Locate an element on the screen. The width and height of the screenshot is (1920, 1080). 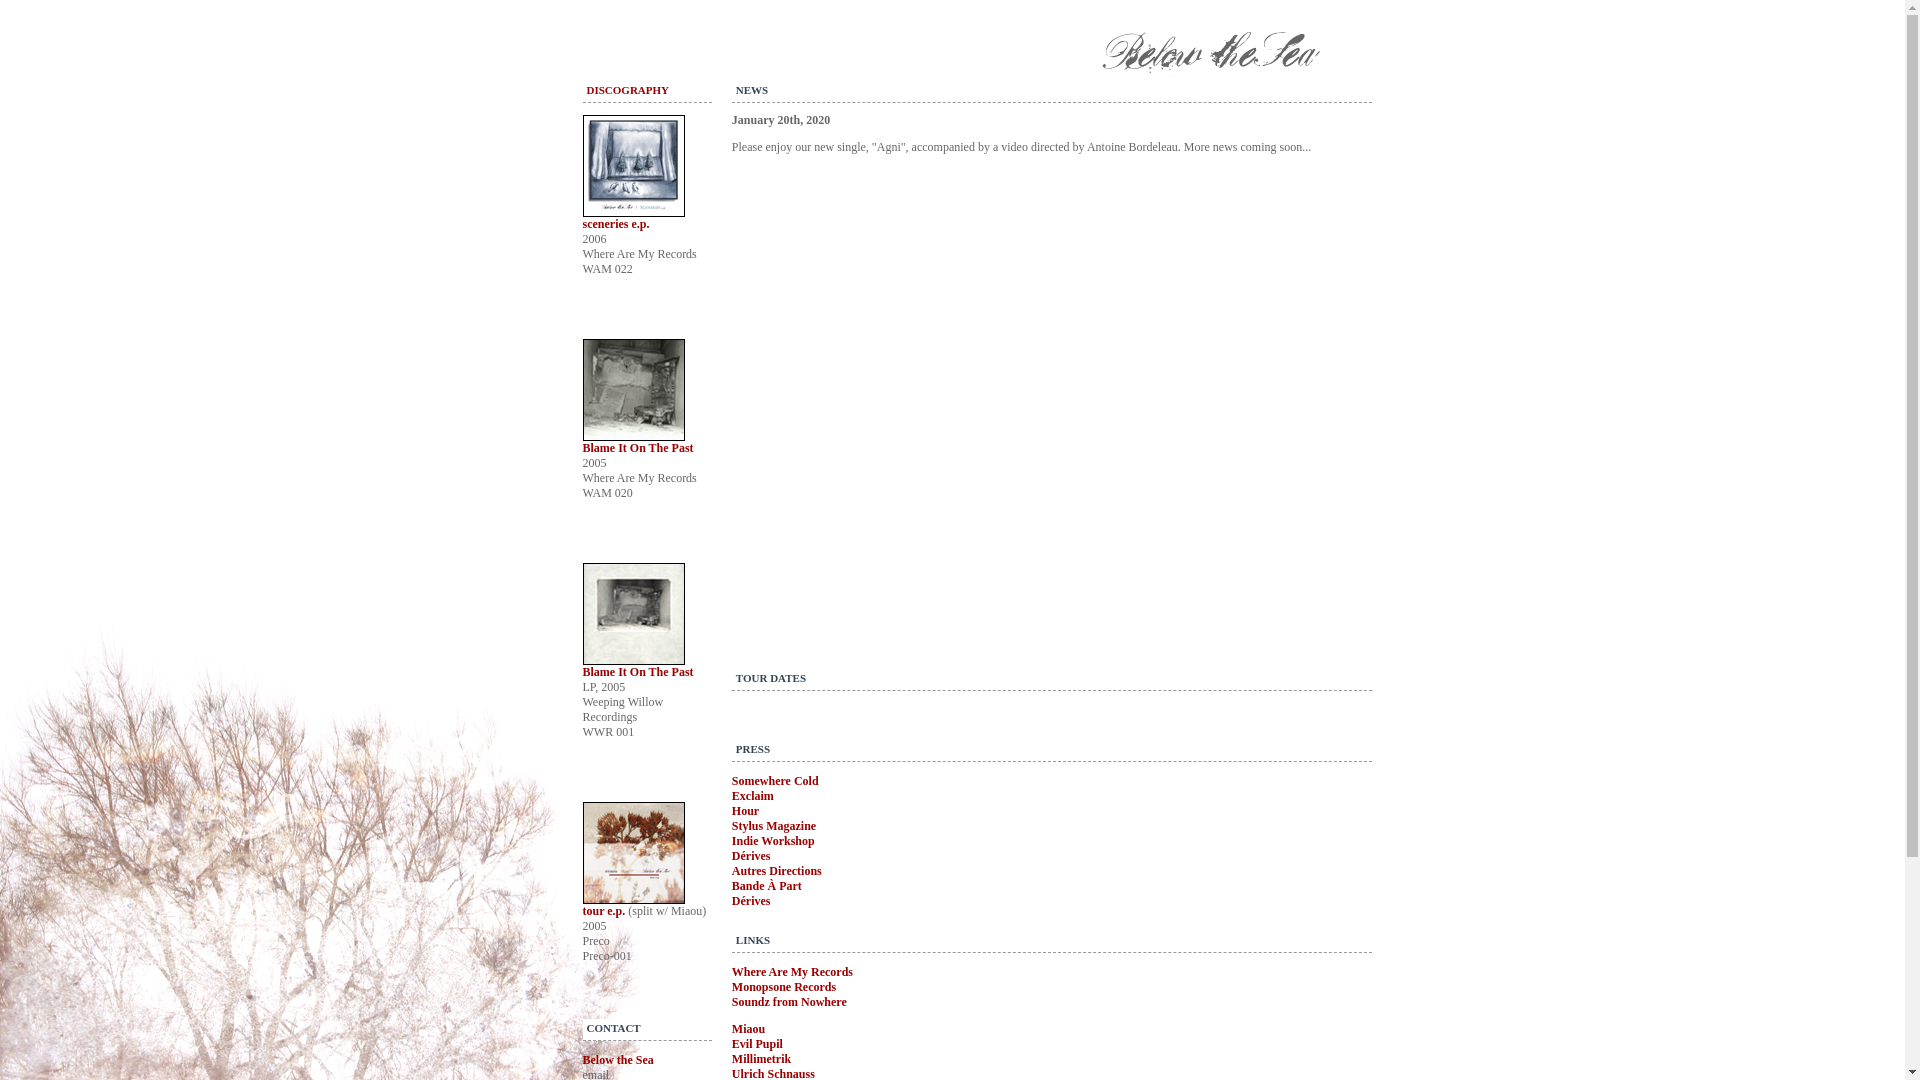
'Soundz from Nowhere' is located at coordinates (730, 1002).